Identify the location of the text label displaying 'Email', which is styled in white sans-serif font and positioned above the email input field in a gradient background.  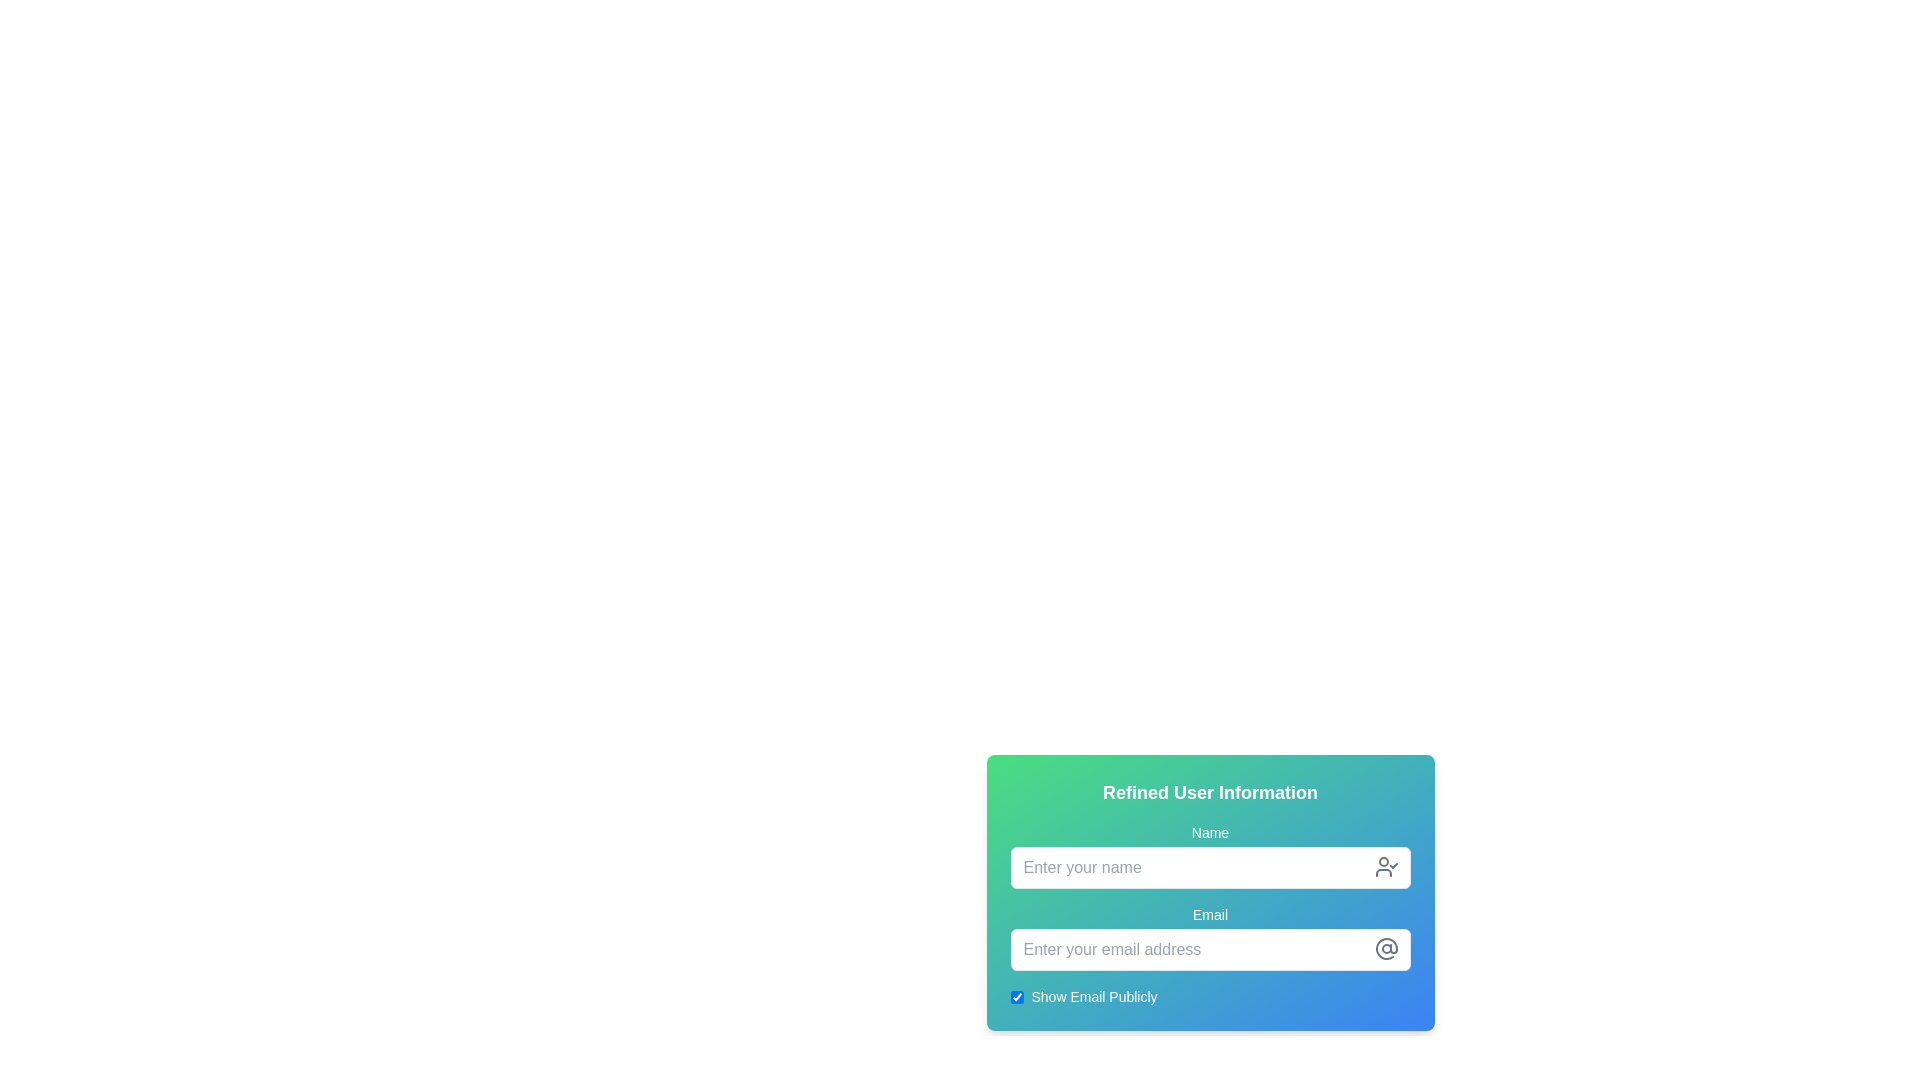
(1209, 914).